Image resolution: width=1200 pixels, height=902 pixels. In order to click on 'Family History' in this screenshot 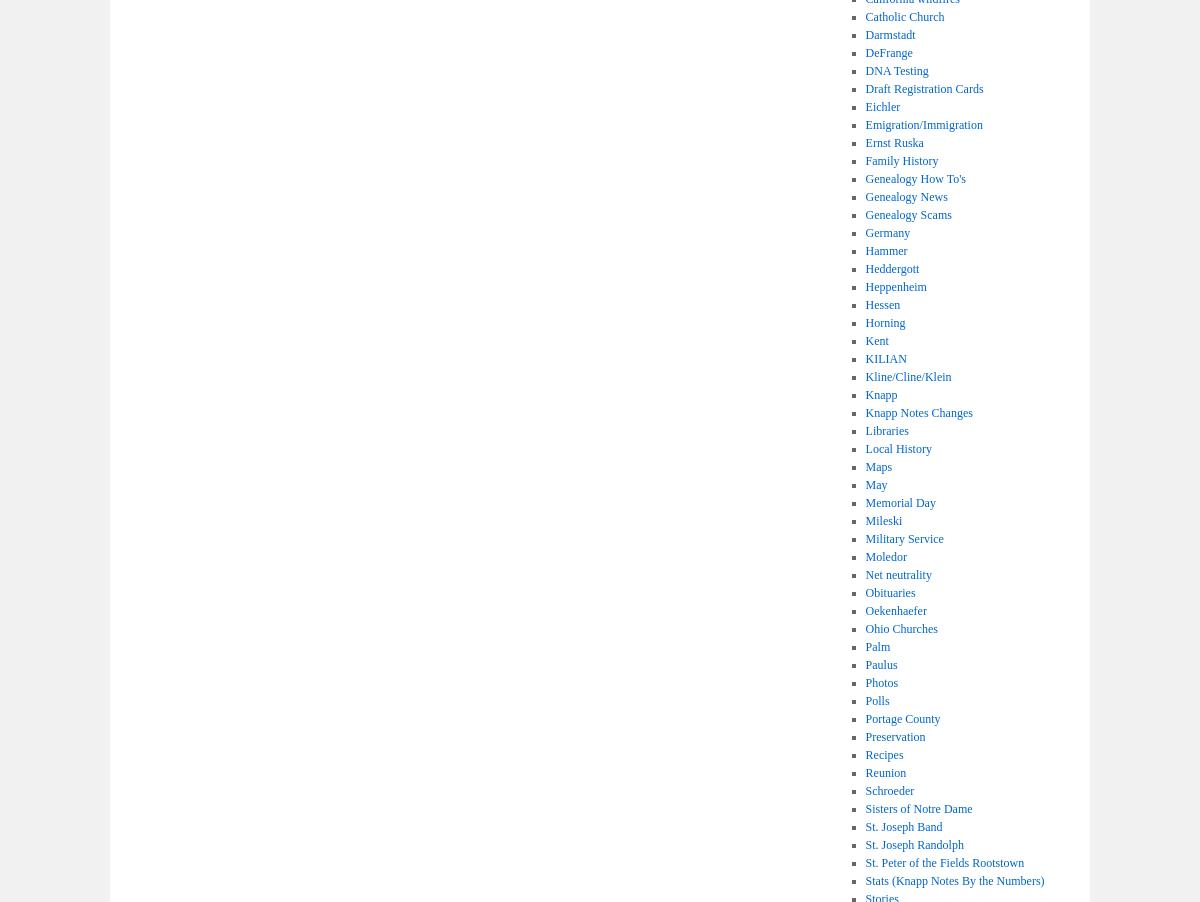, I will do `click(901, 160)`.